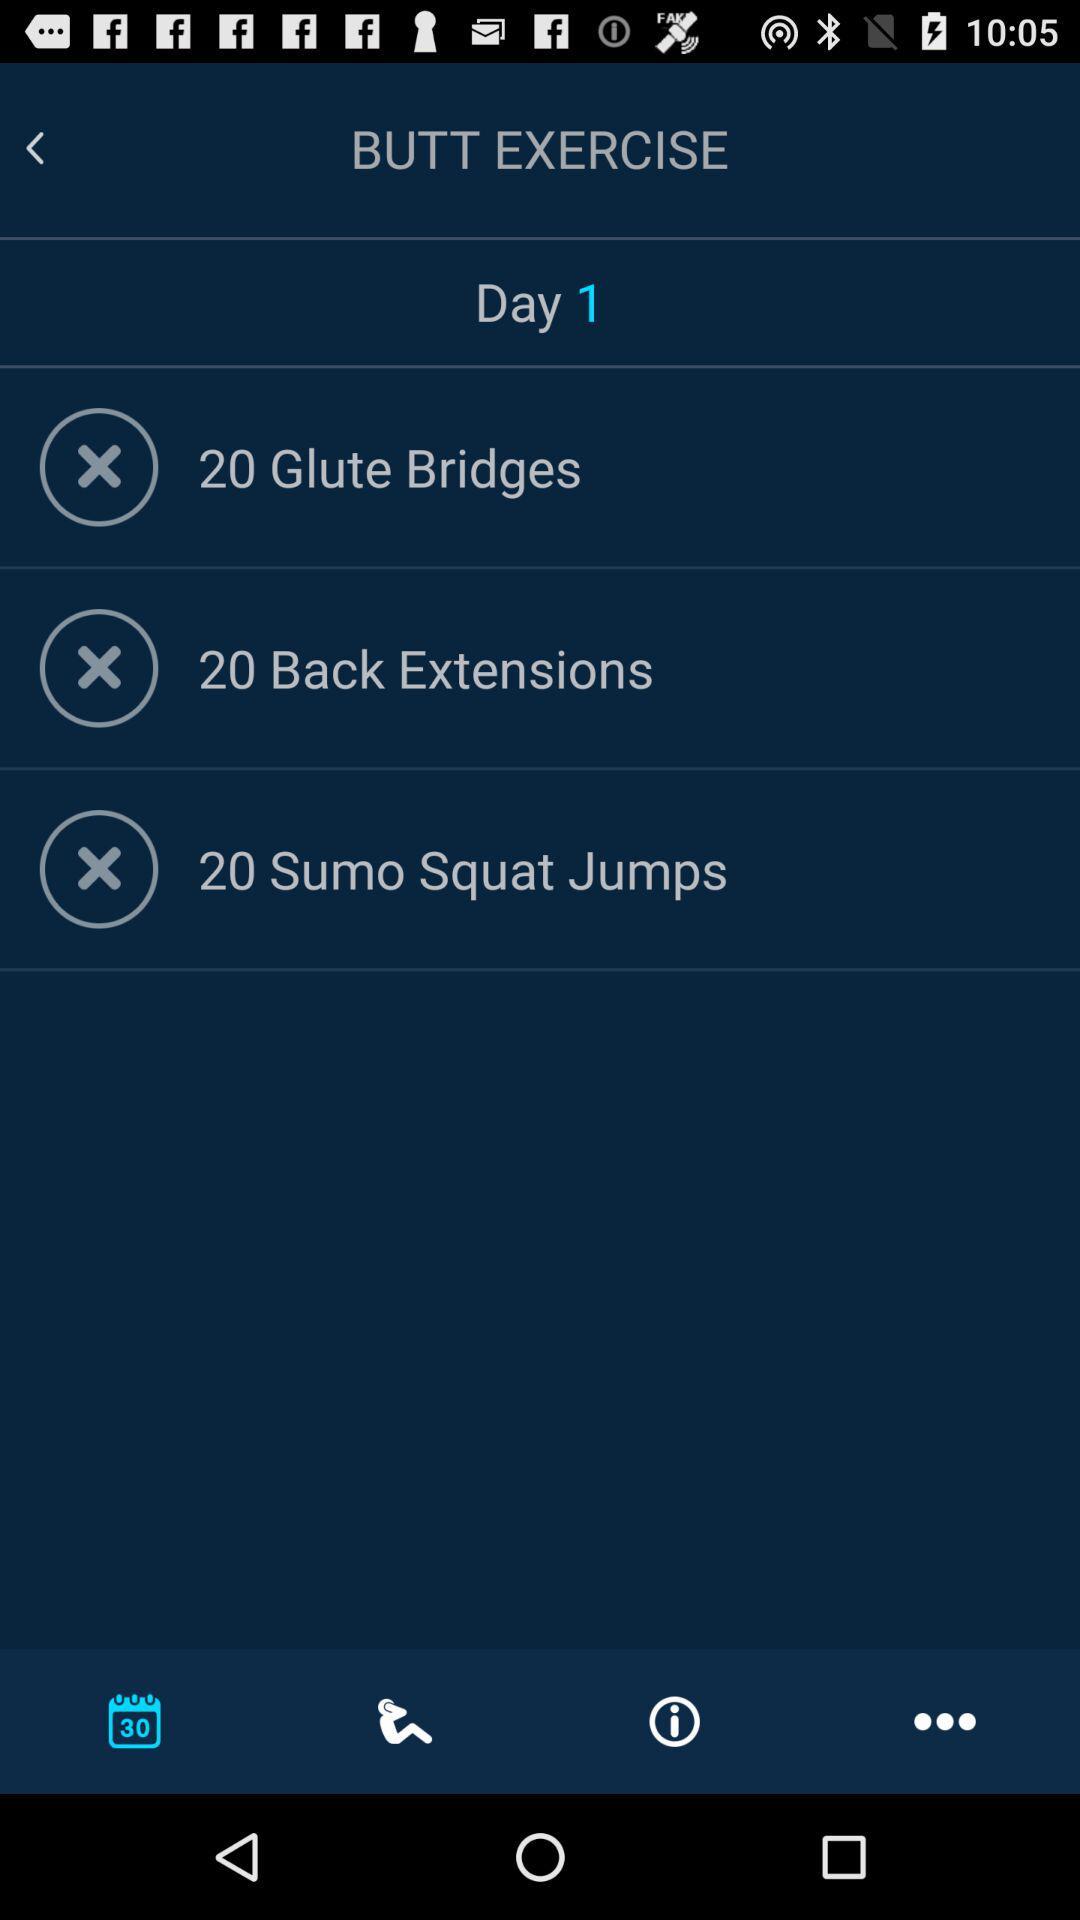 The image size is (1080, 1920). Describe the element at coordinates (99, 869) in the screenshot. I see `delete item` at that location.